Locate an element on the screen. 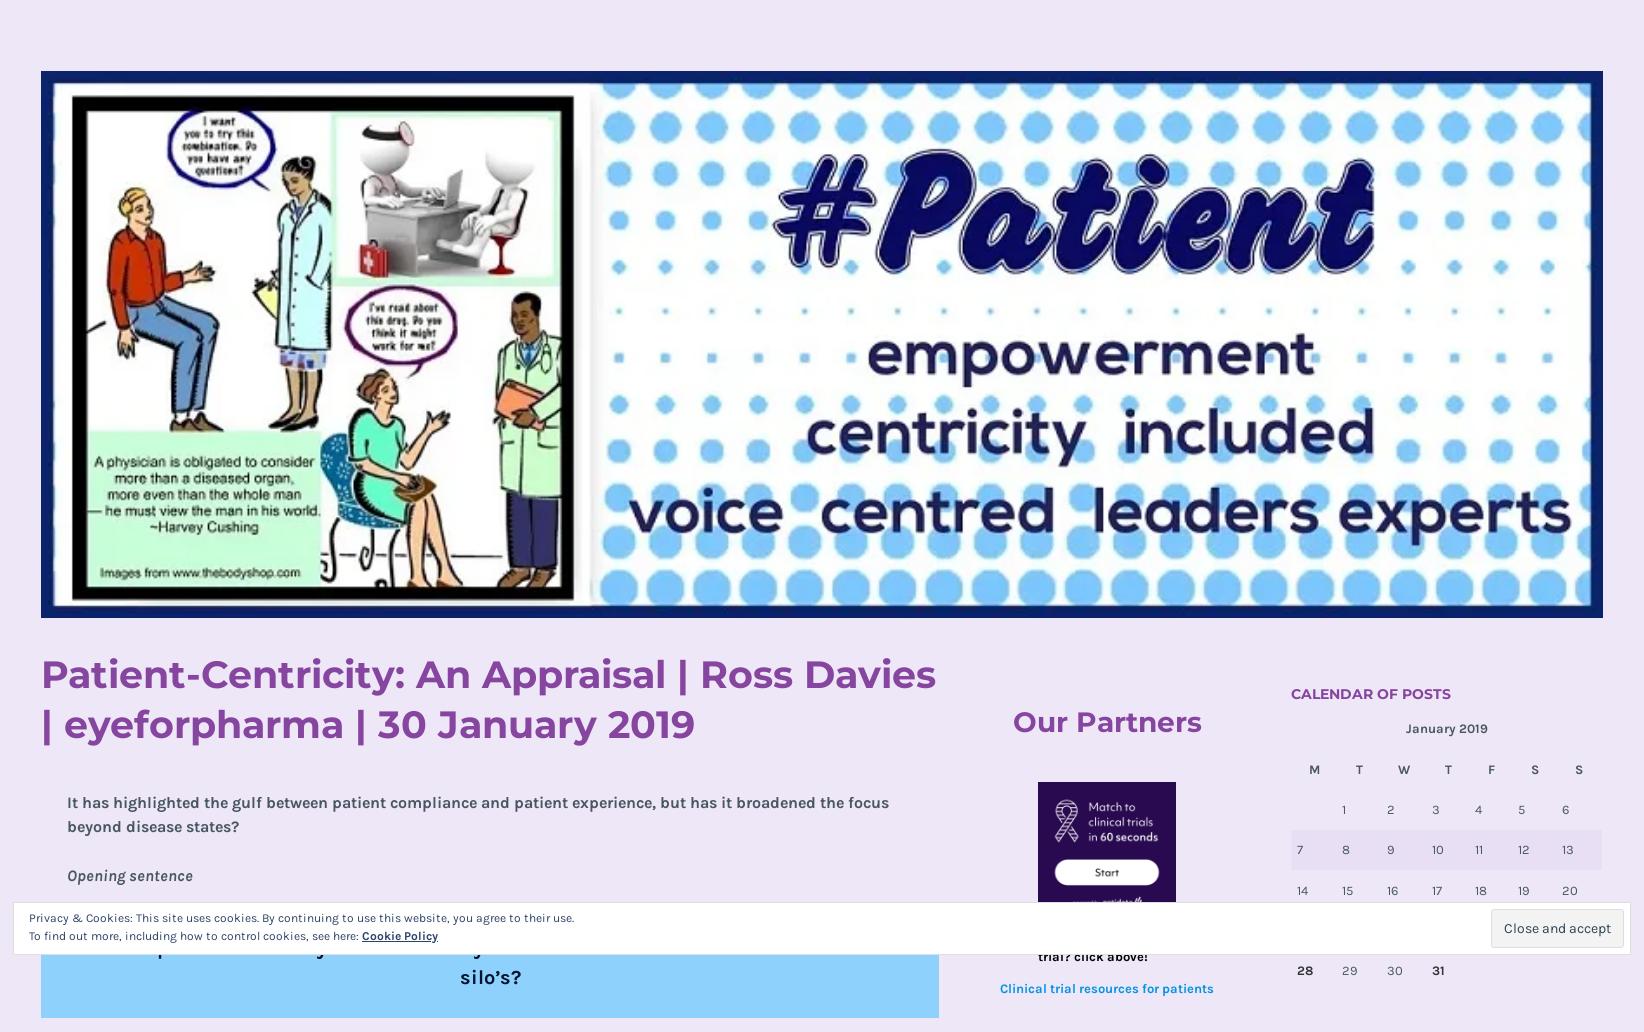 Image resolution: width=1644 pixels, height=1032 pixels. '5' is located at coordinates (1521, 809).